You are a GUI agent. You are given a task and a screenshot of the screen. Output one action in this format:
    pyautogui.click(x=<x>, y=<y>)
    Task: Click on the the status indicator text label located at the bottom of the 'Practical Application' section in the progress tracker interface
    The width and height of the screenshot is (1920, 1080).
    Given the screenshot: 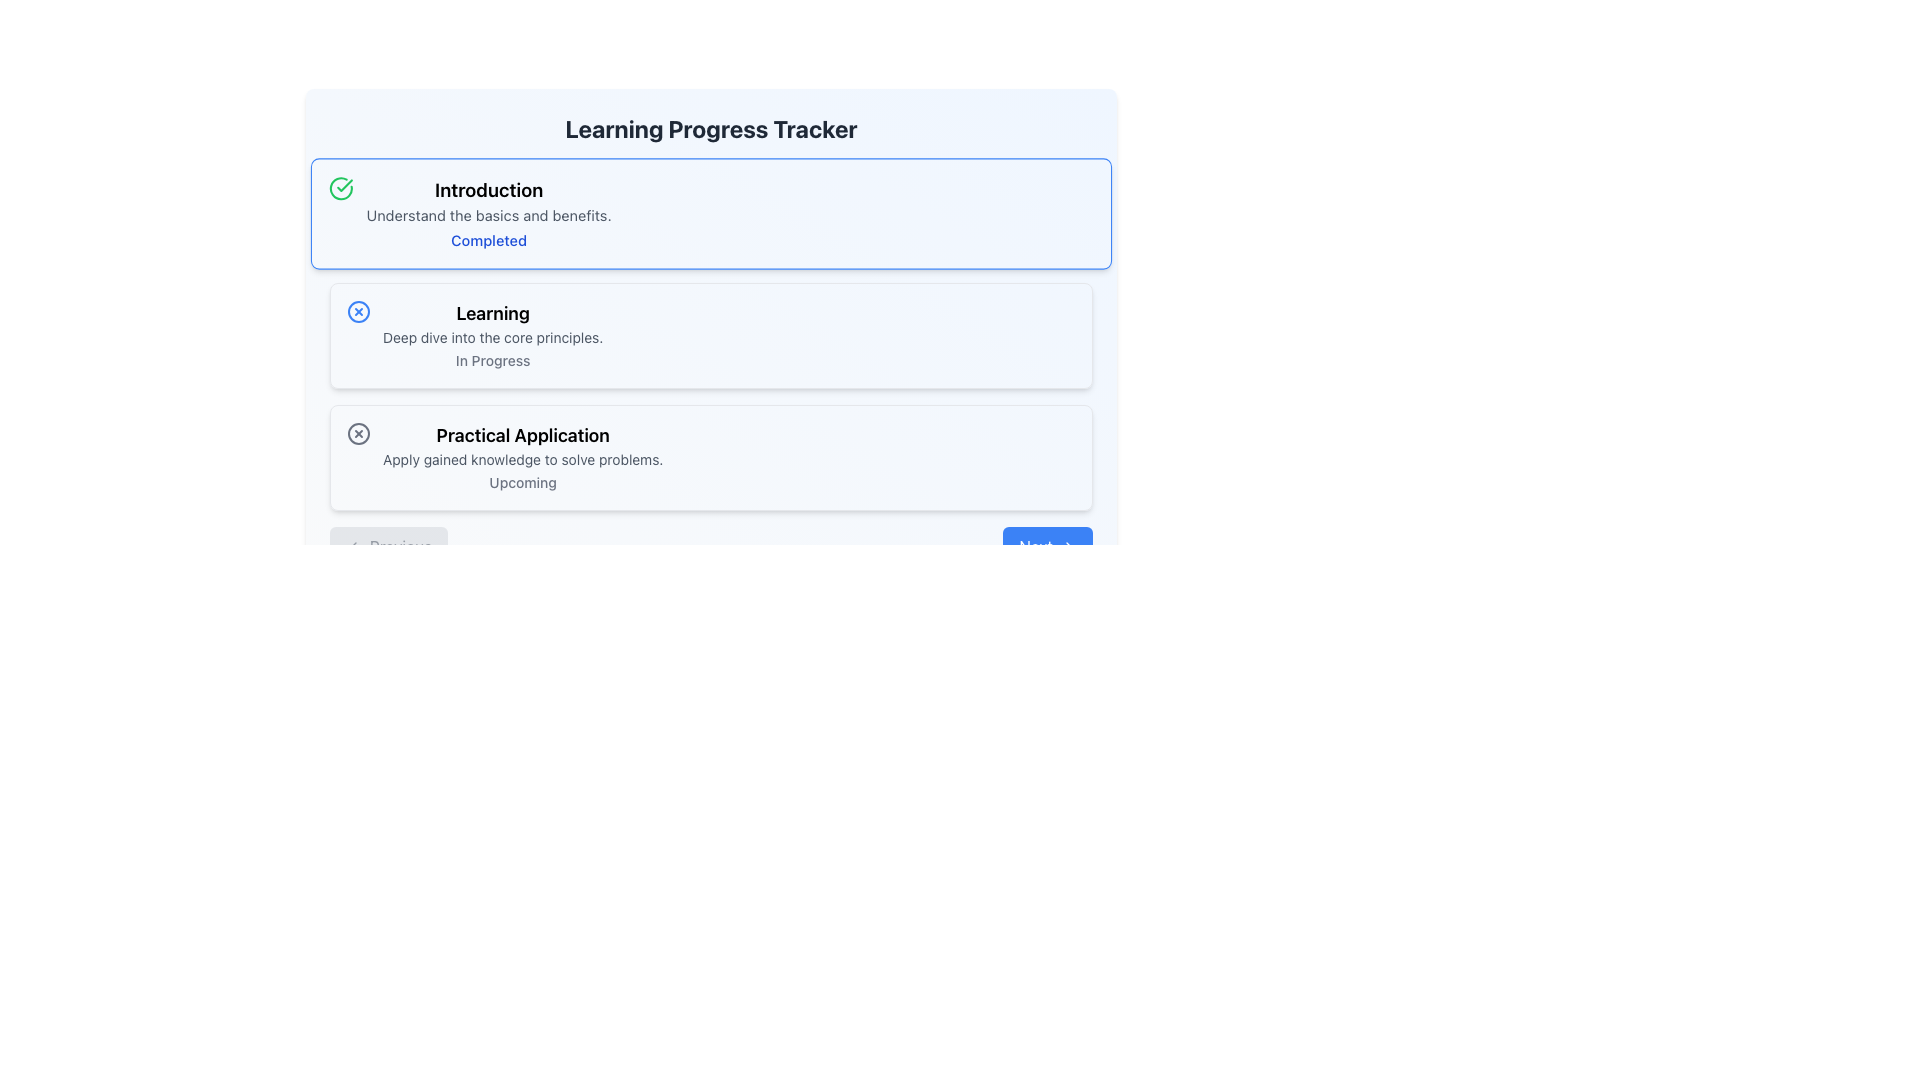 What is the action you would take?
    pyautogui.click(x=523, y=482)
    